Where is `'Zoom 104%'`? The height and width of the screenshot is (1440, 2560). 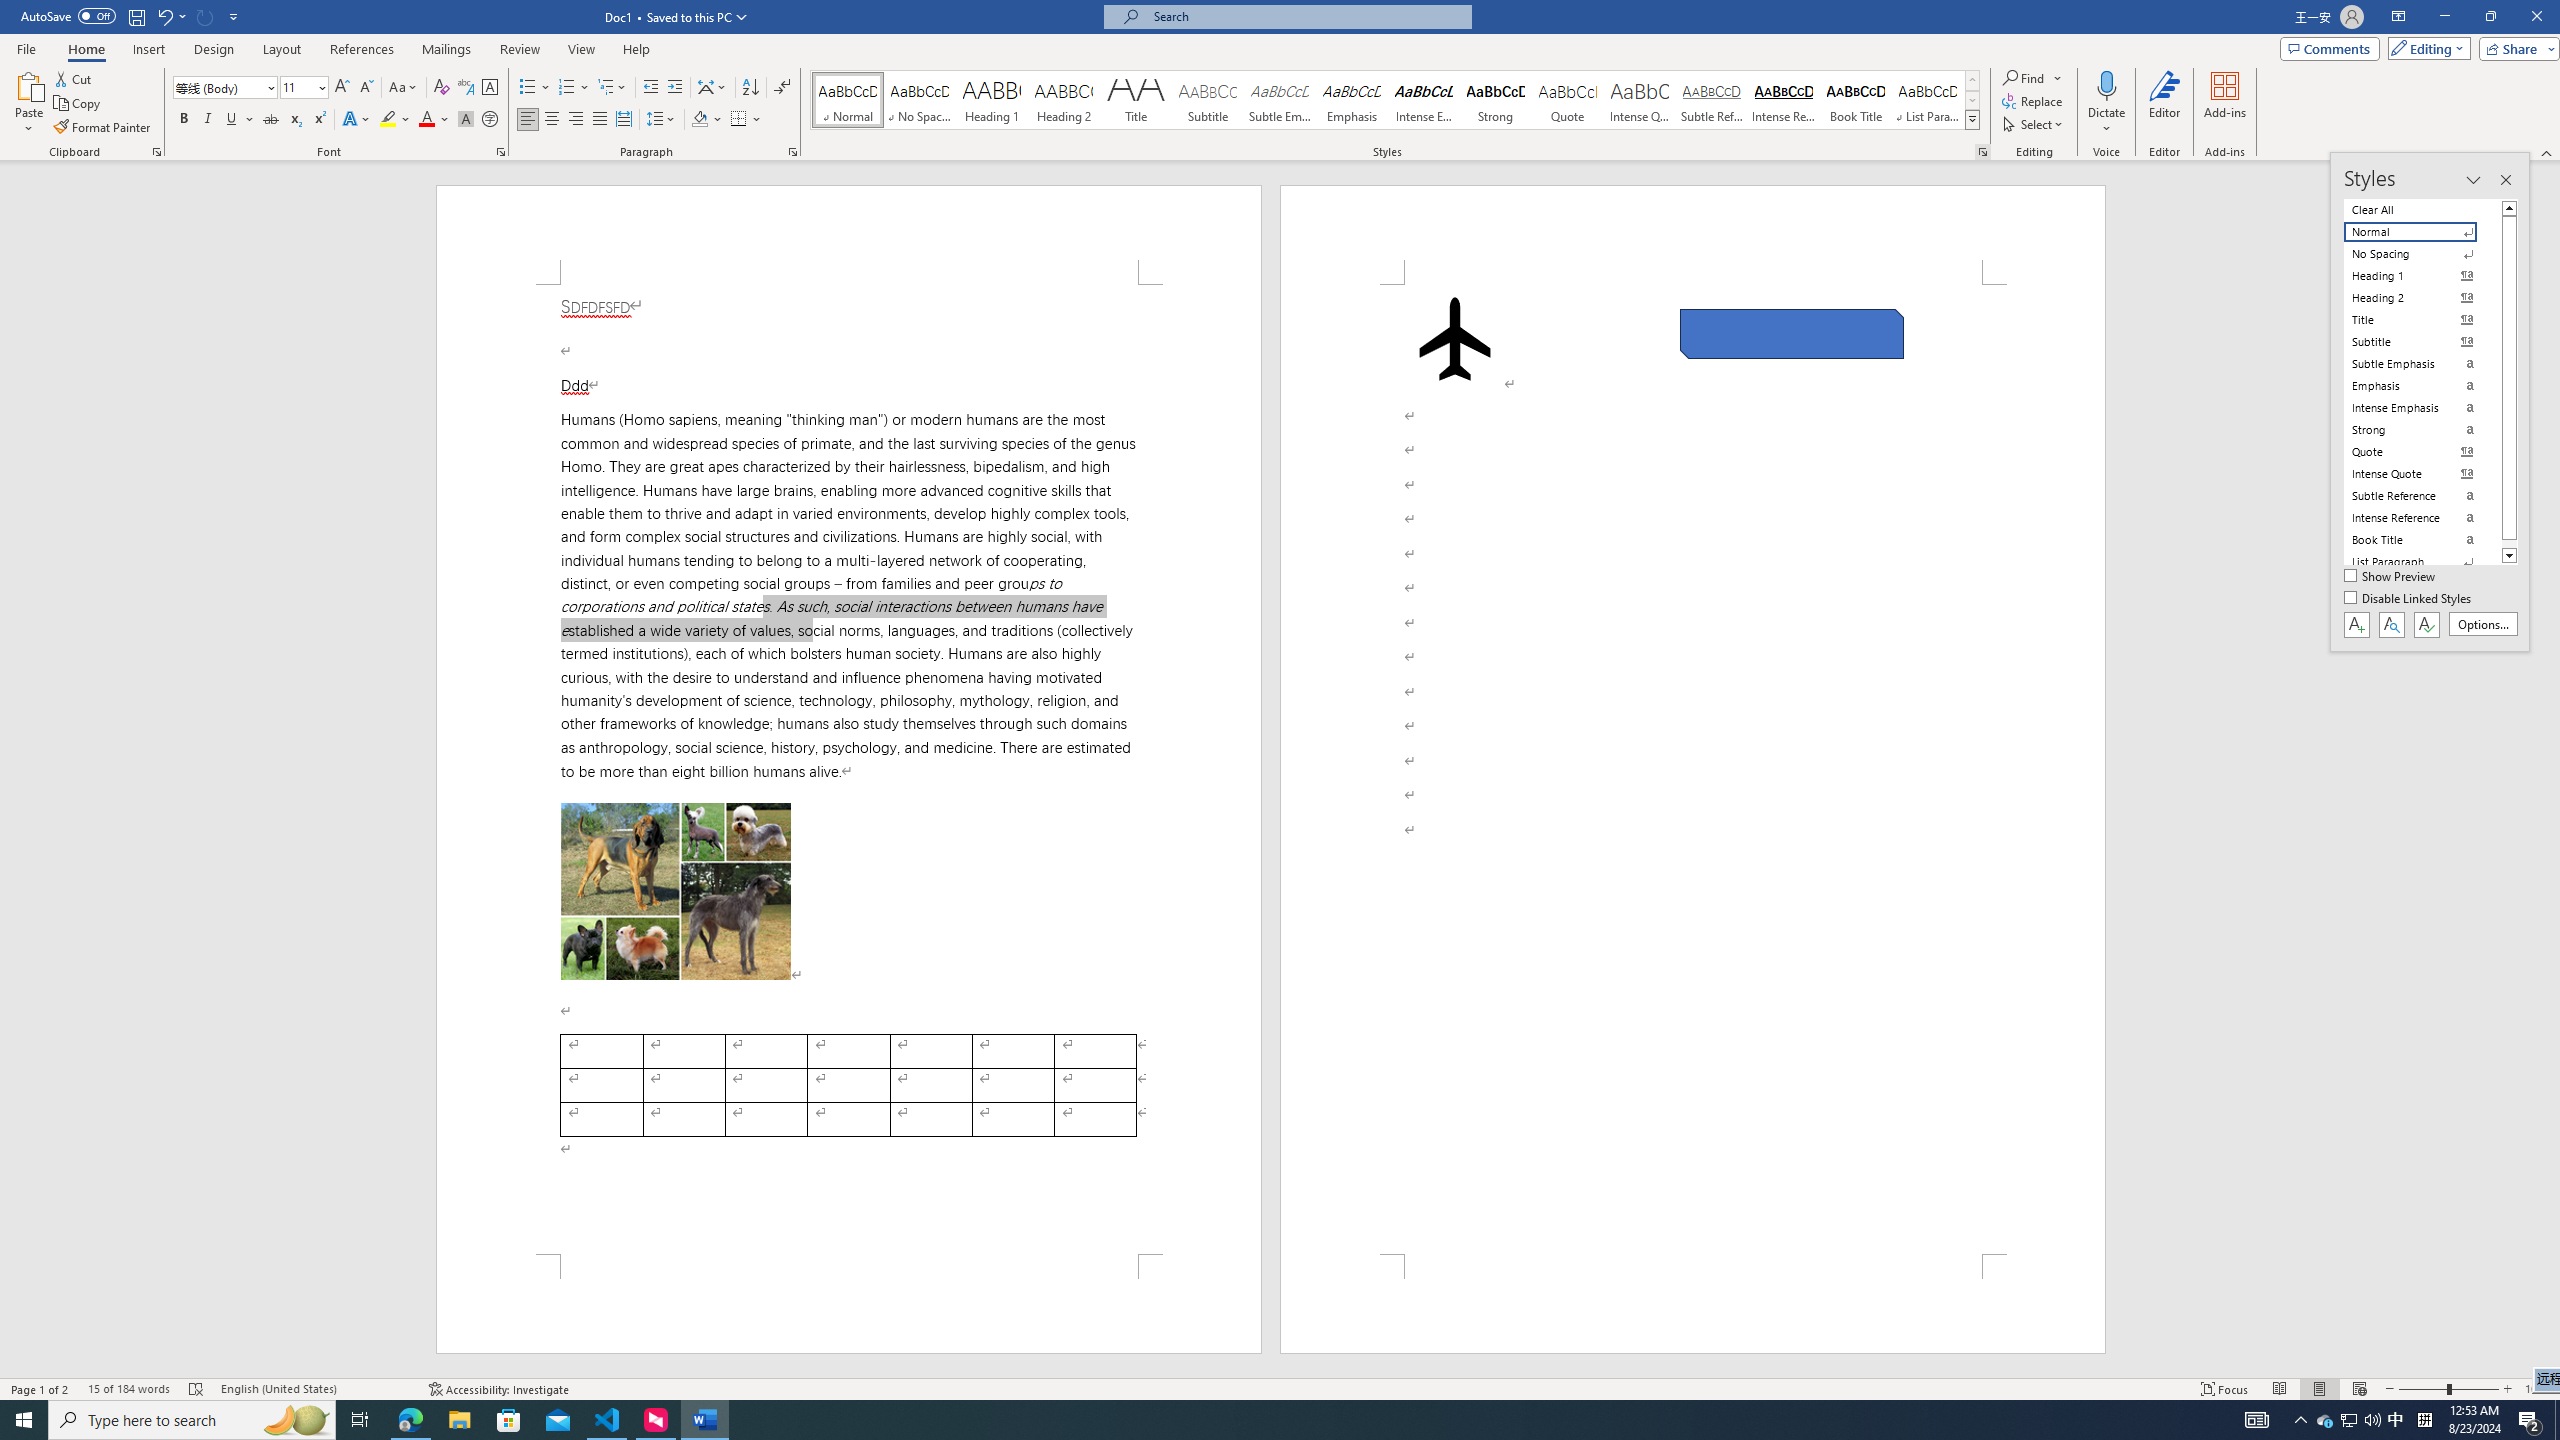
'Zoom 104%' is located at coordinates (2537, 1389).